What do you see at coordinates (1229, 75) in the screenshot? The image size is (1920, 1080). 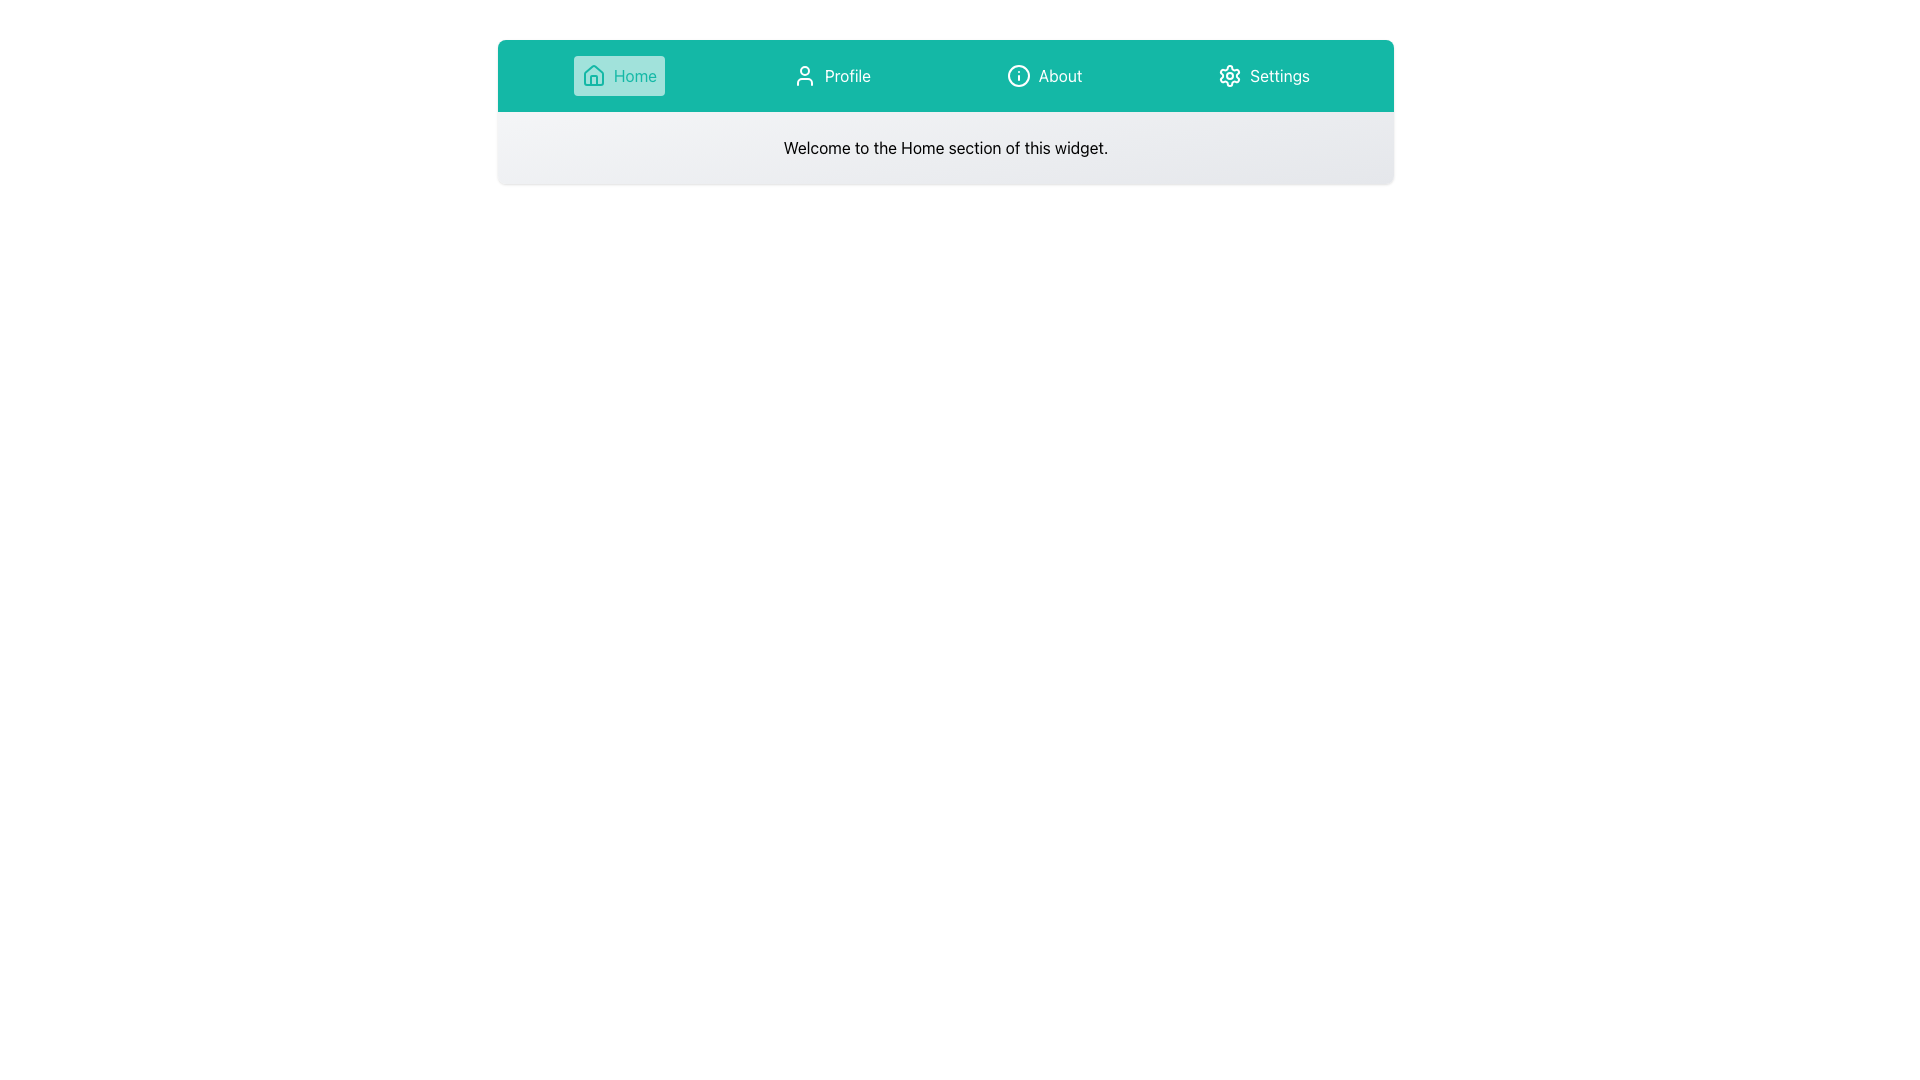 I see `the settings icon located in the top navigation bar, which is positioned to the left of the 'Settings' text label` at bounding box center [1229, 75].